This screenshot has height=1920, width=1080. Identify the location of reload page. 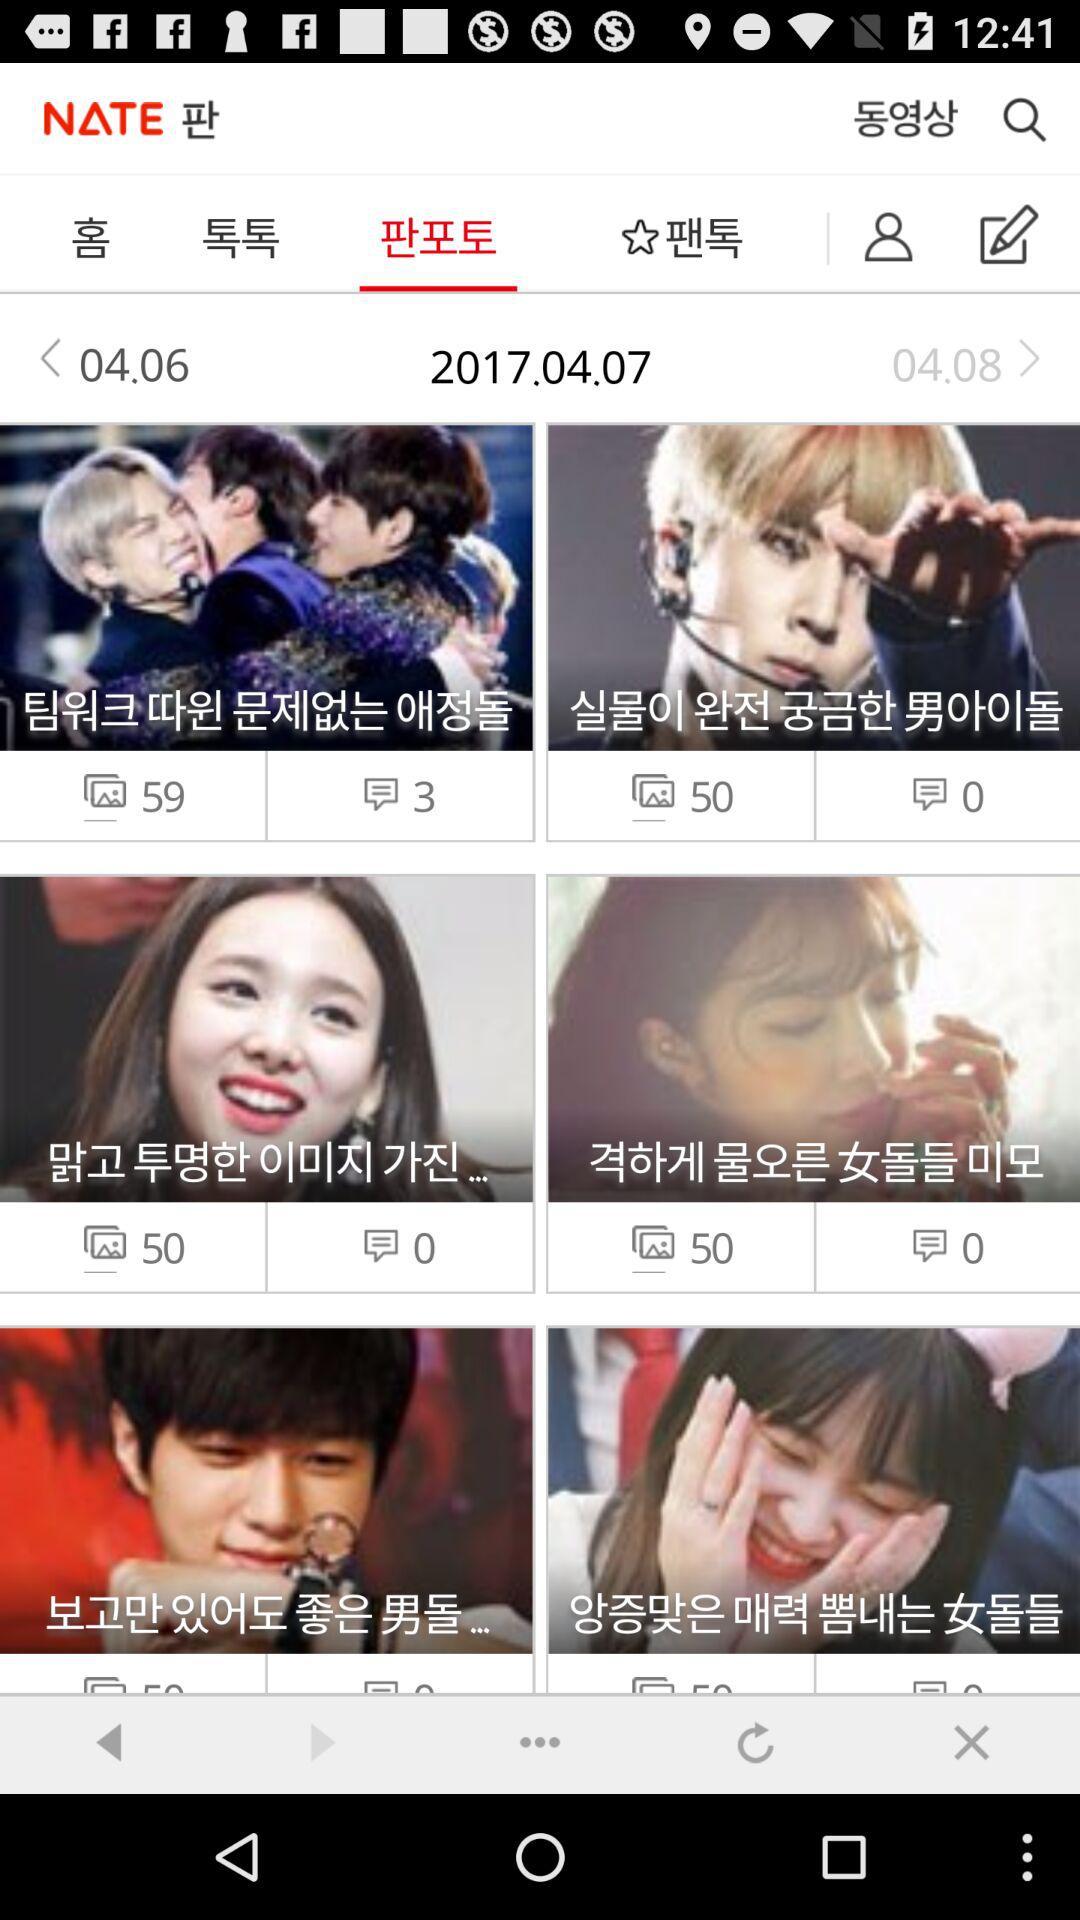
(756, 1741).